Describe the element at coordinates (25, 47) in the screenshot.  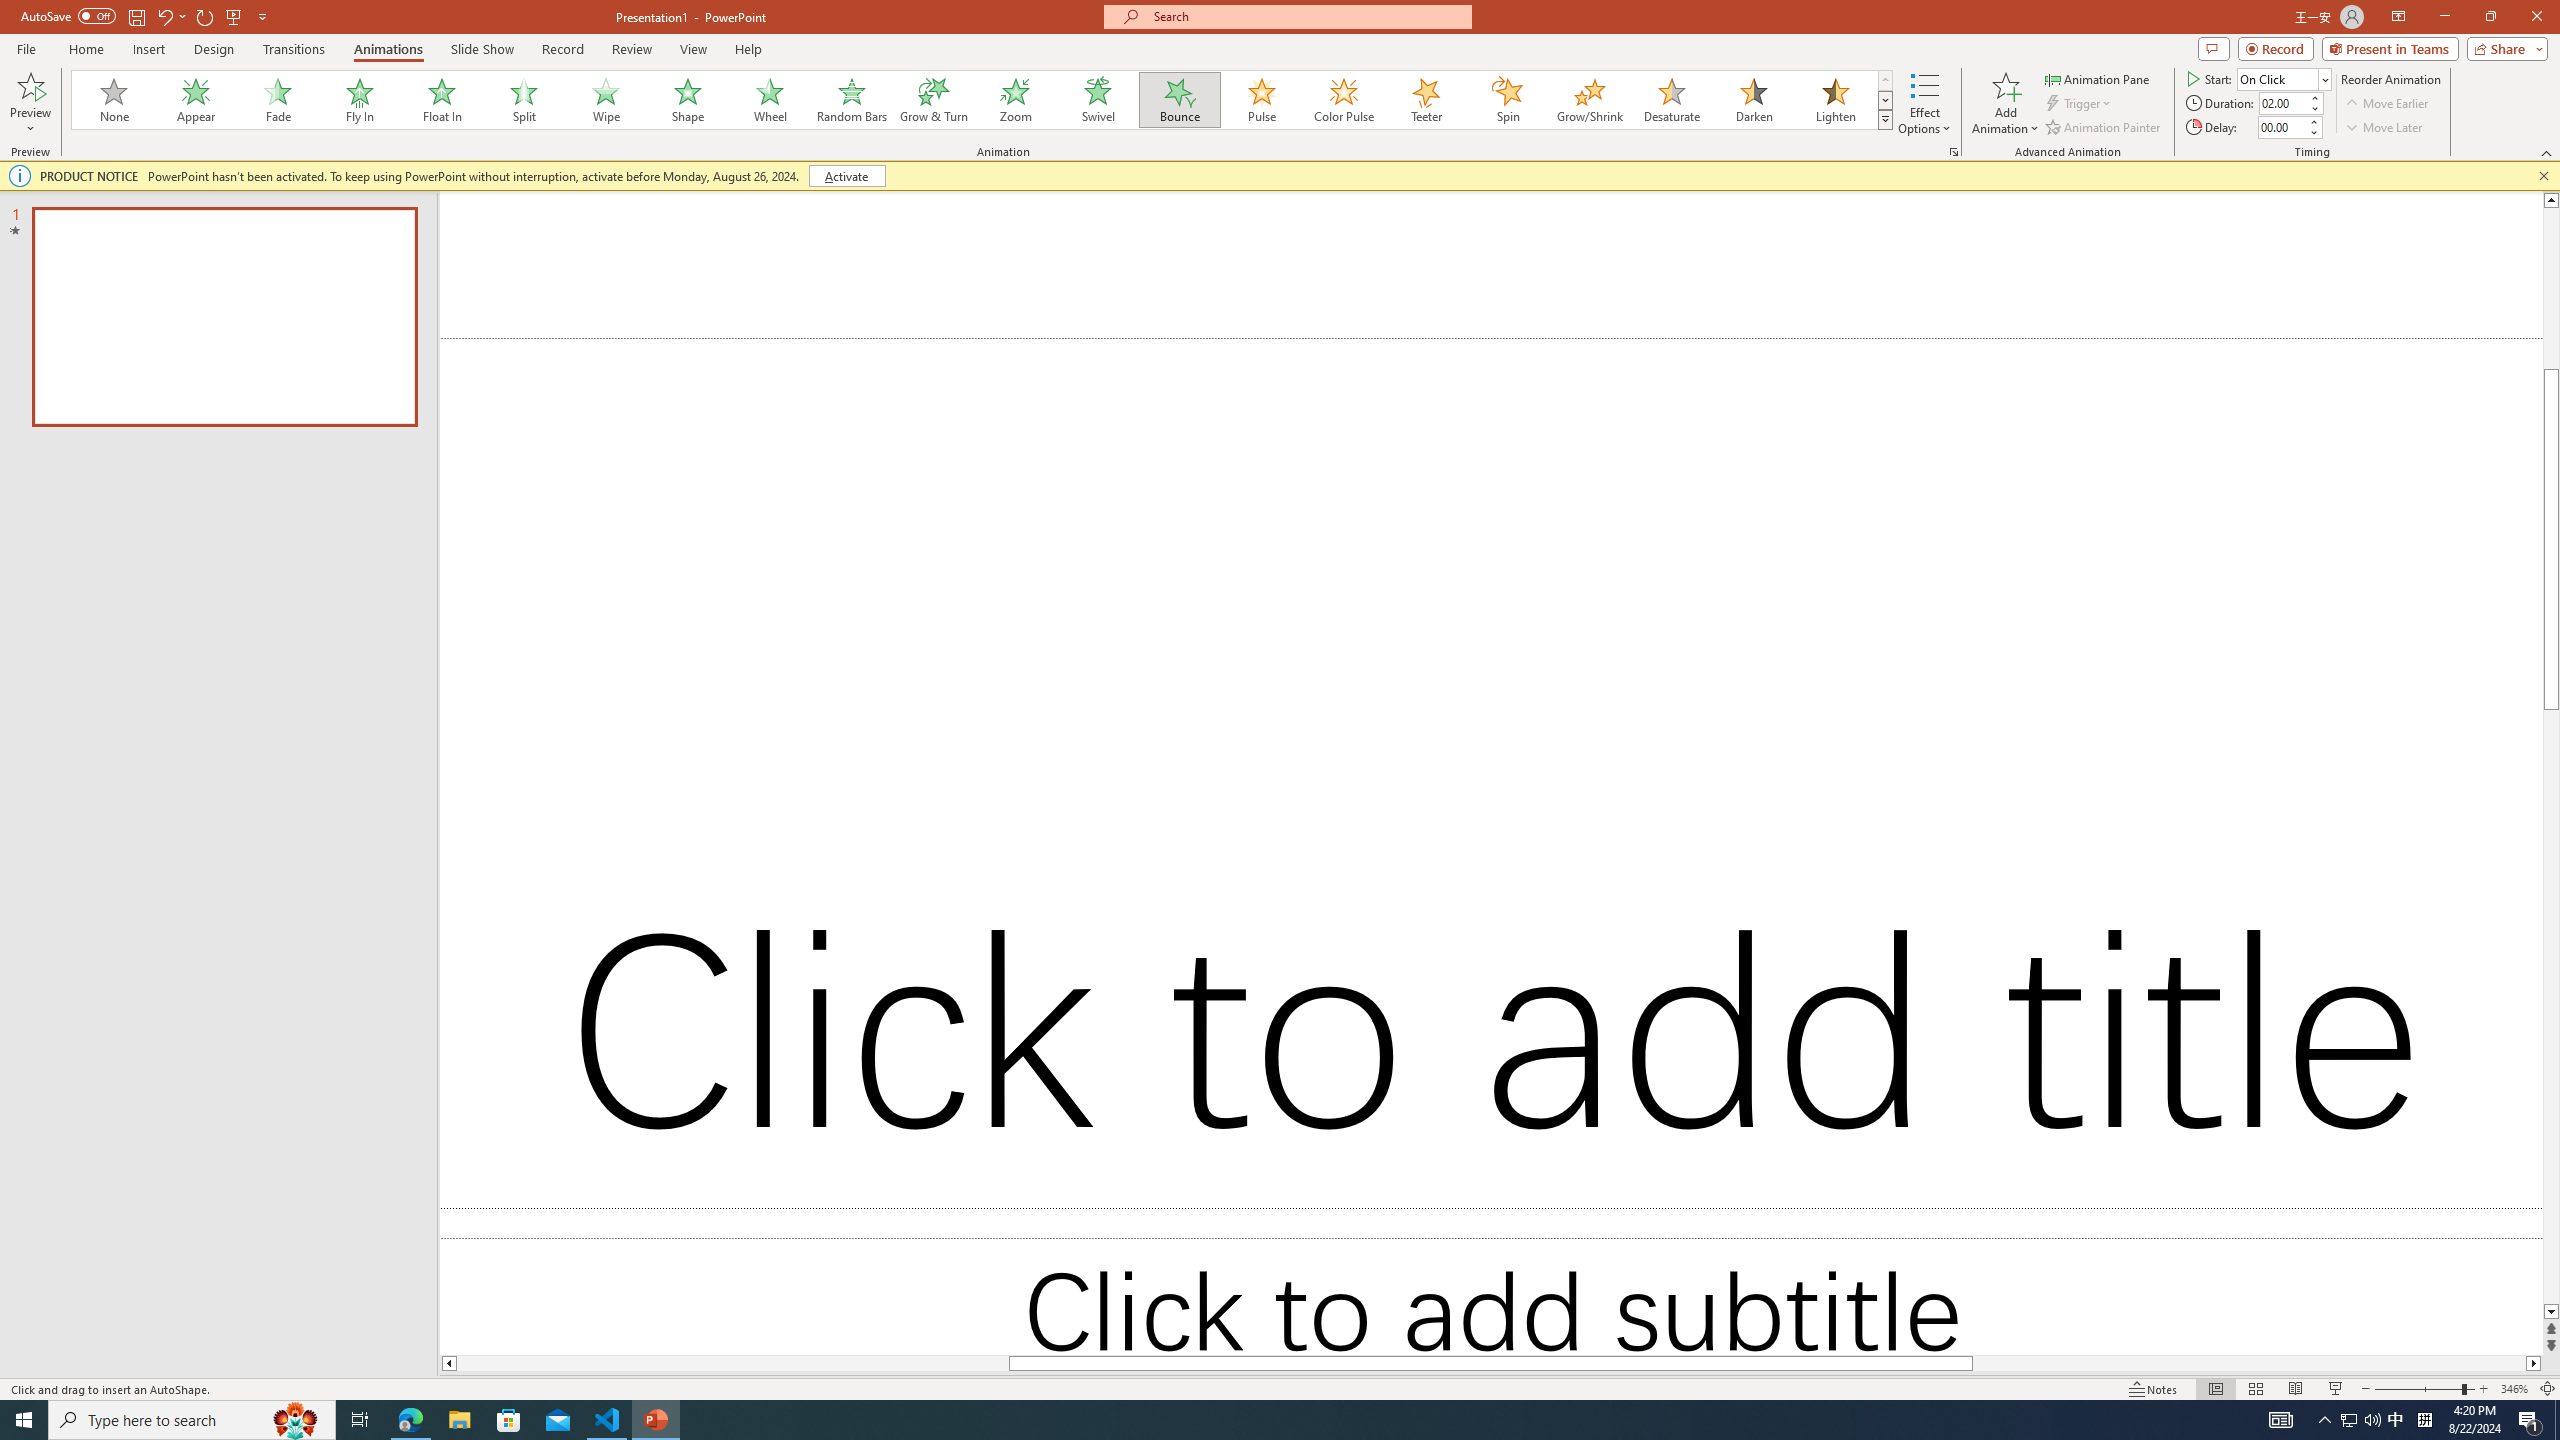
I see `'File Tab'` at that location.